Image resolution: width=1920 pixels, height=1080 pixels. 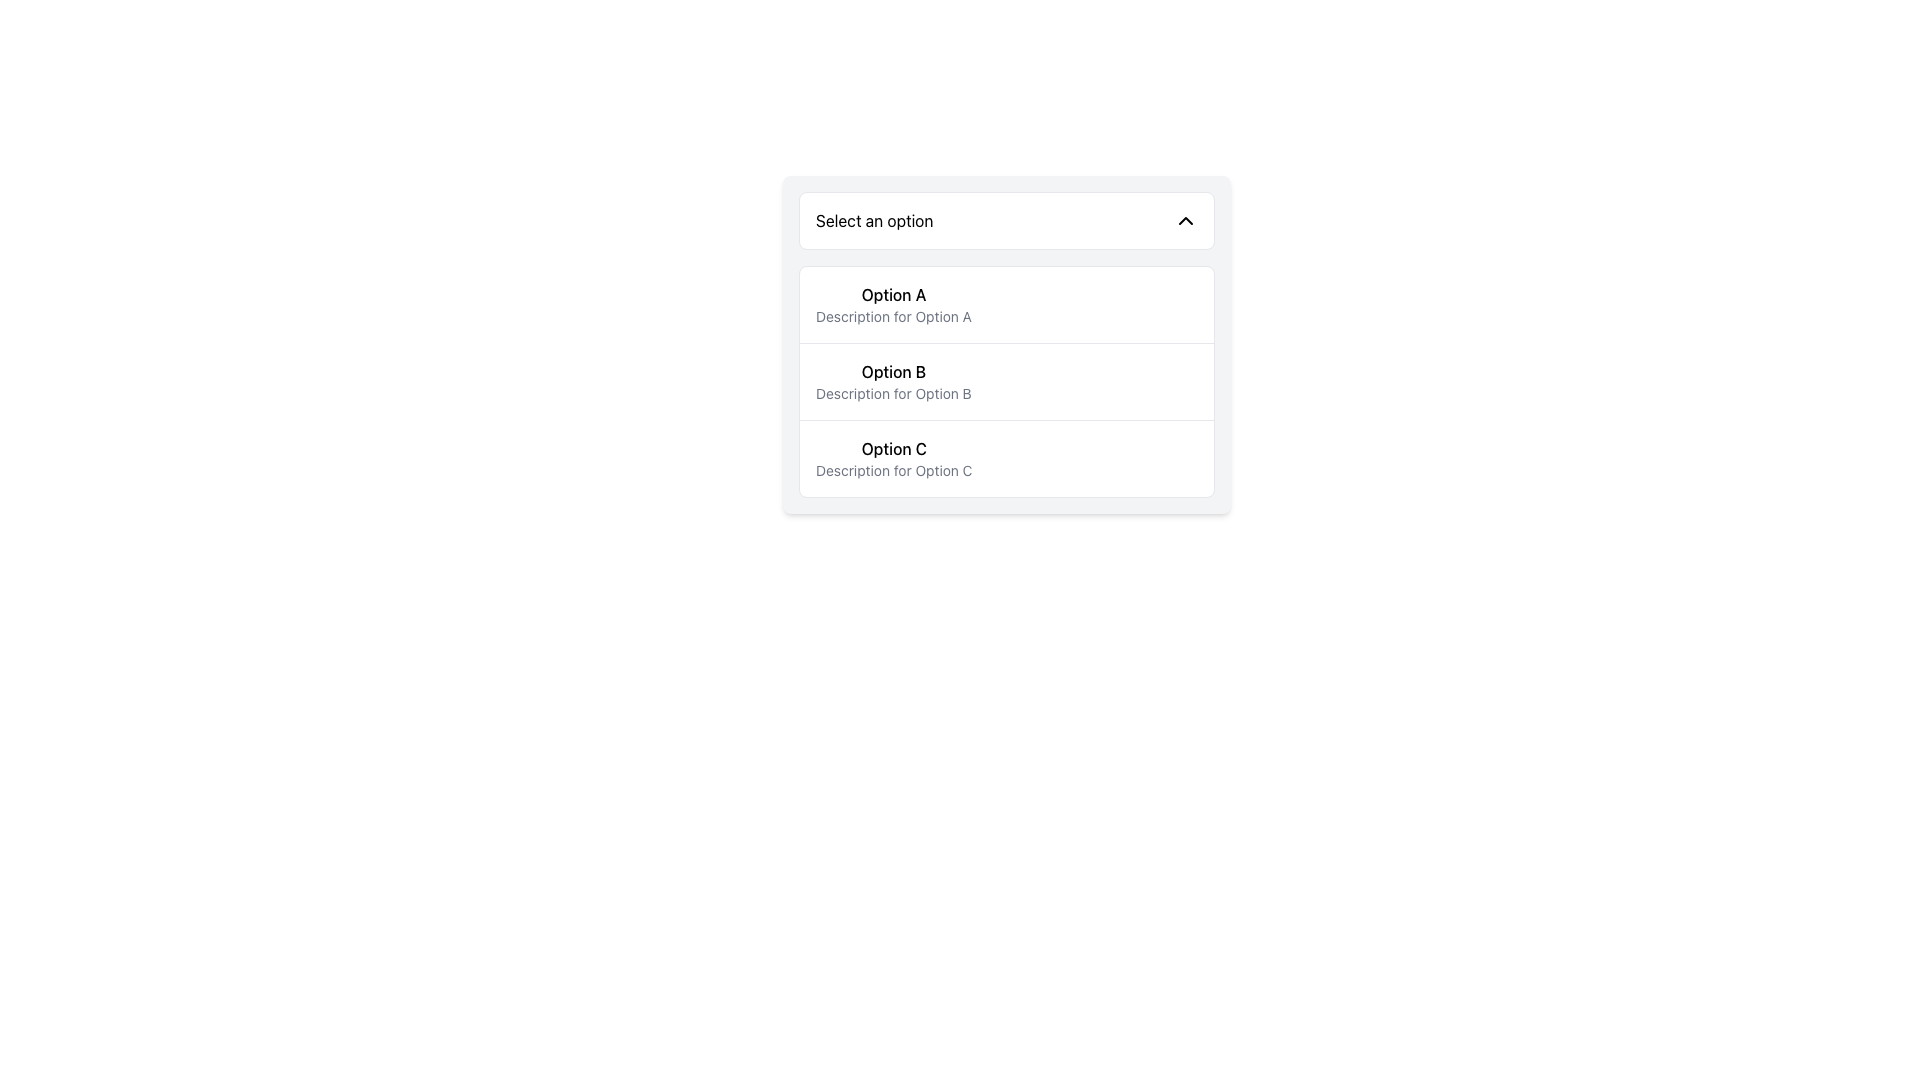 What do you see at coordinates (893, 459) in the screenshot?
I see `the clickable list item titled 'Option C' in the dropdown menu` at bounding box center [893, 459].